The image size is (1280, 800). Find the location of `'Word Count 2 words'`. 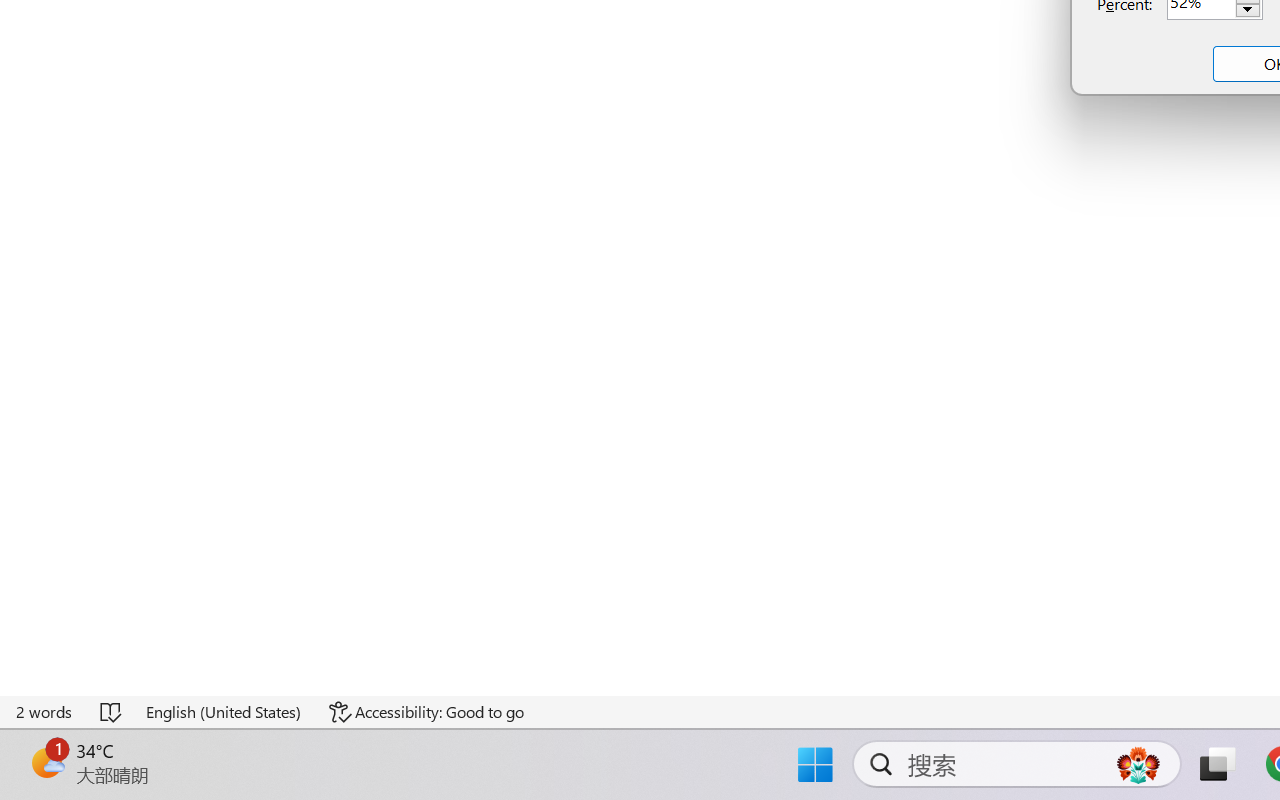

'Word Count 2 words' is located at coordinates (45, 711).